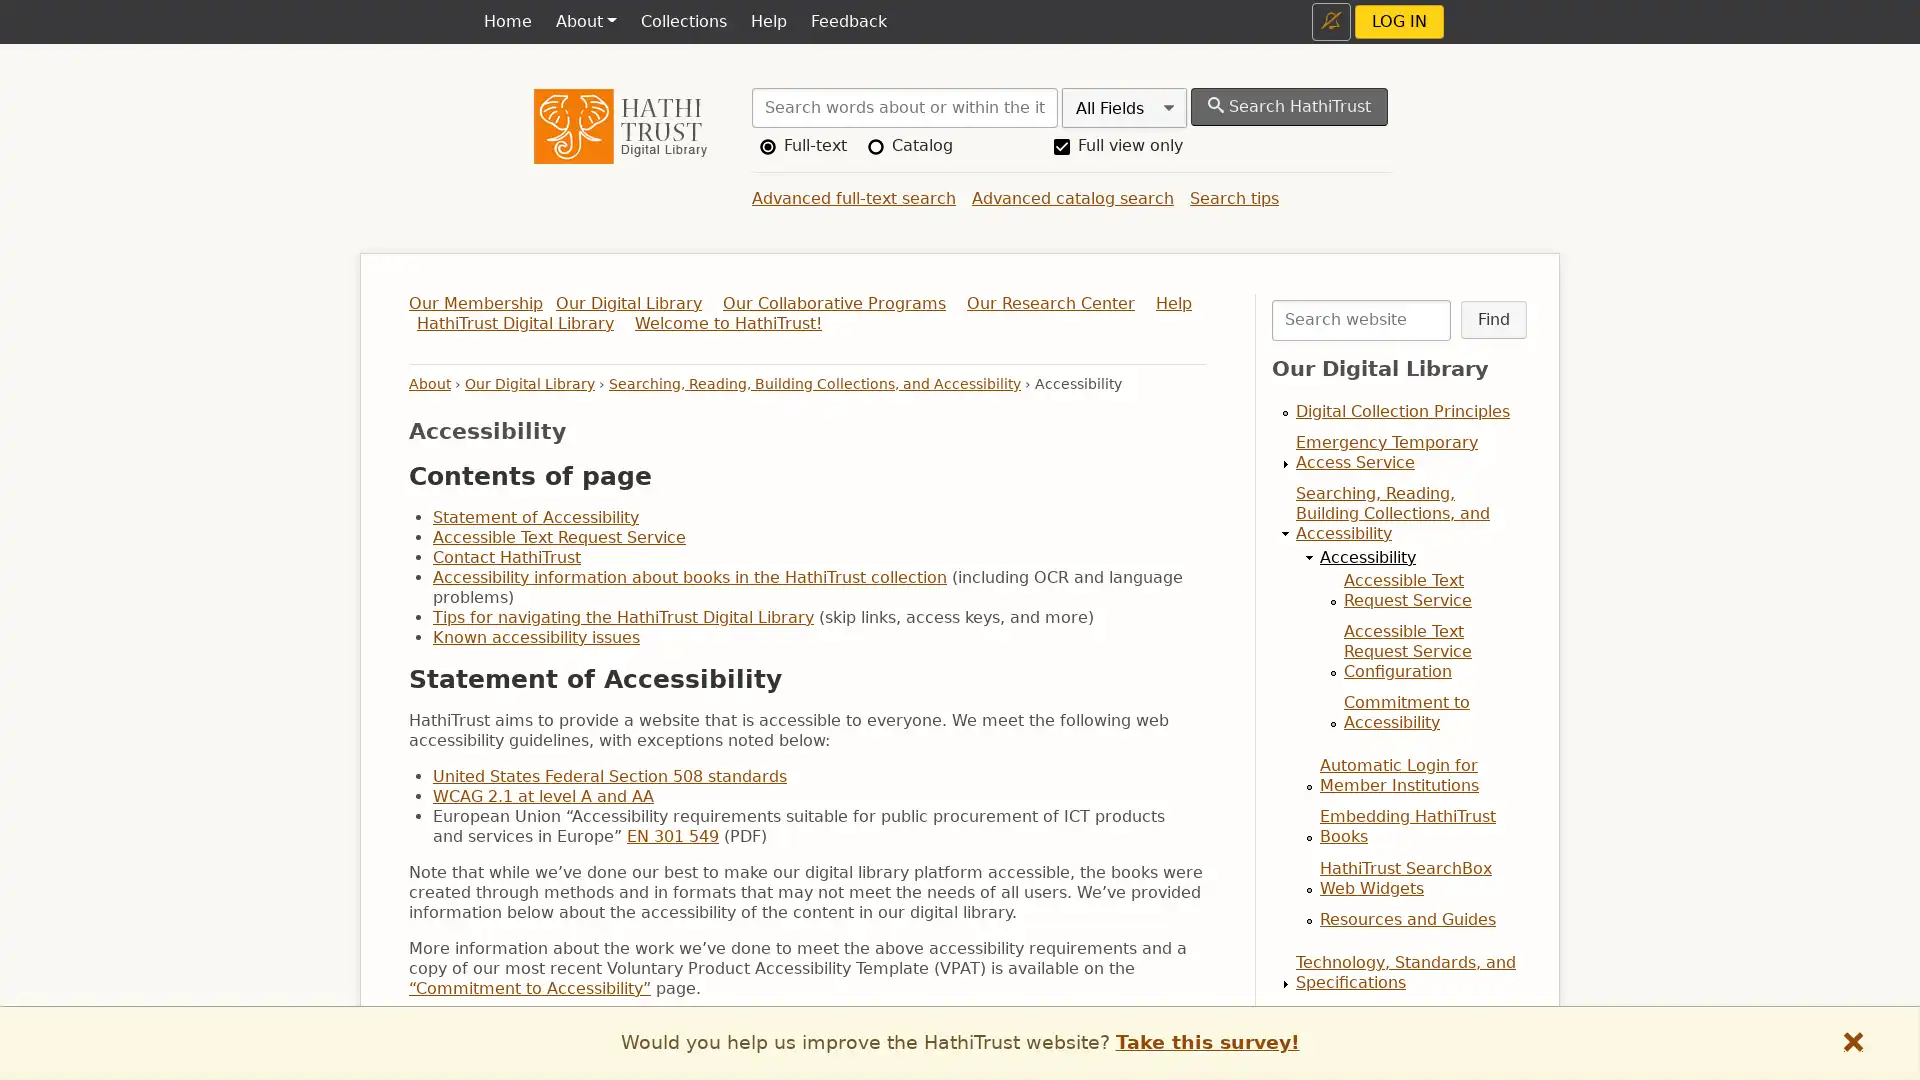  Describe the element at coordinates (1331, 21) in the screenshot. I see `Toggle Notifications` at that location.